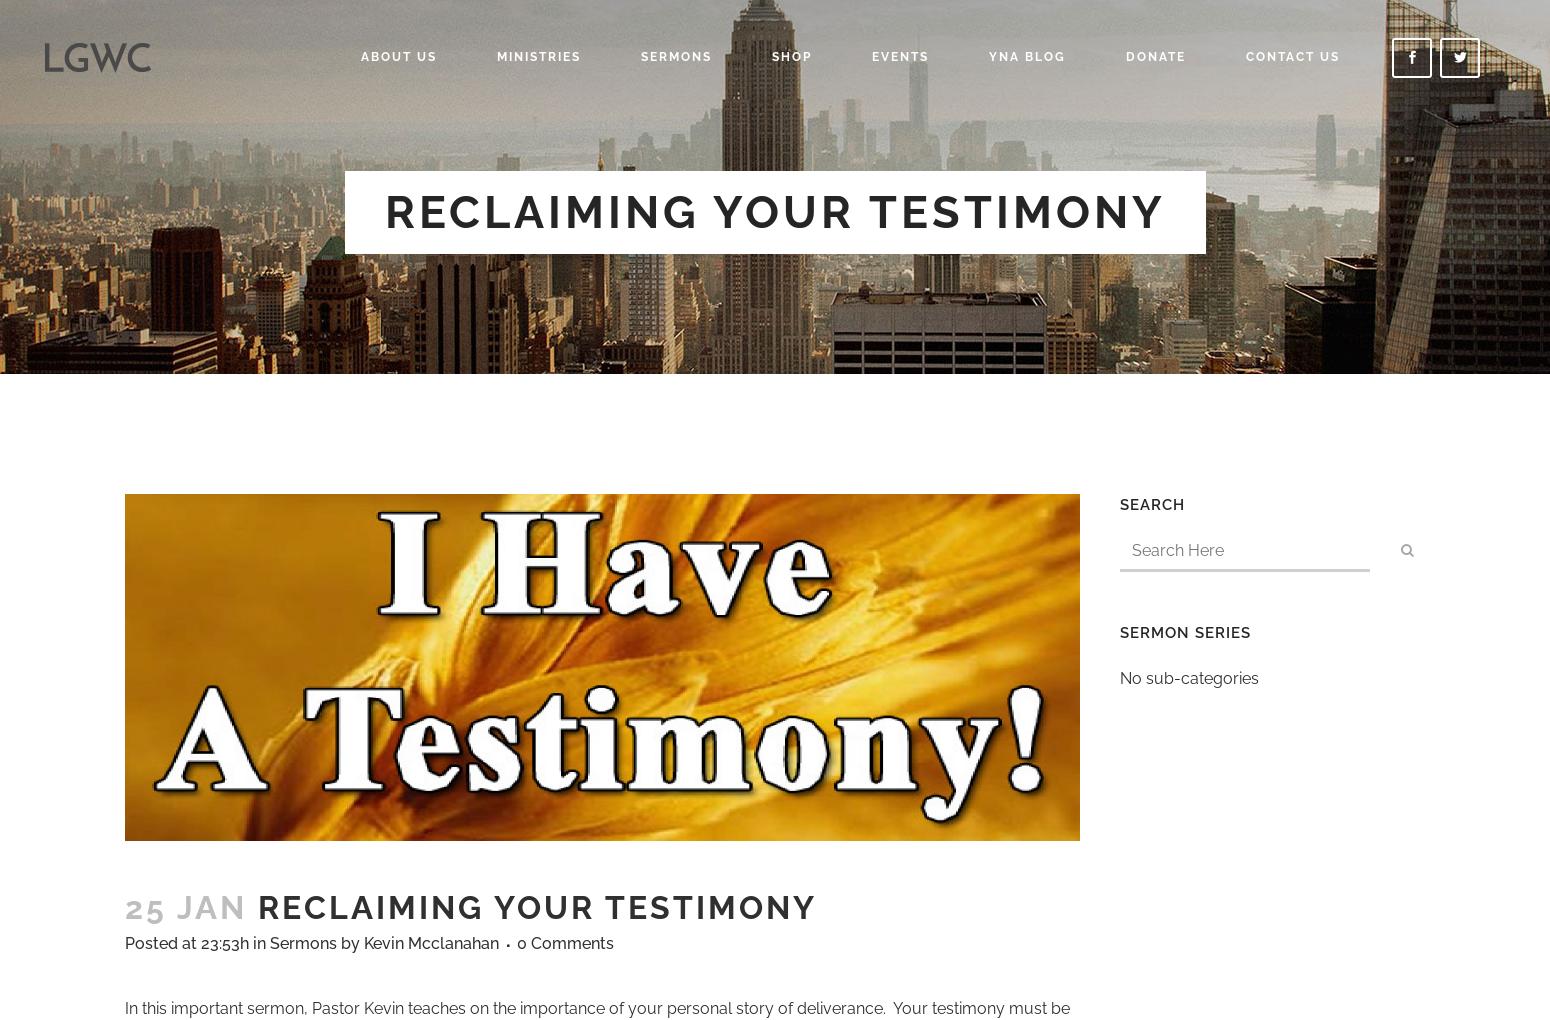 This screenshot has height=1020, width=1550. What do you see at coordinates (1119, 630) in the screenshot?
I see `'Sermon Series'` at bounding box center [1119, 630].